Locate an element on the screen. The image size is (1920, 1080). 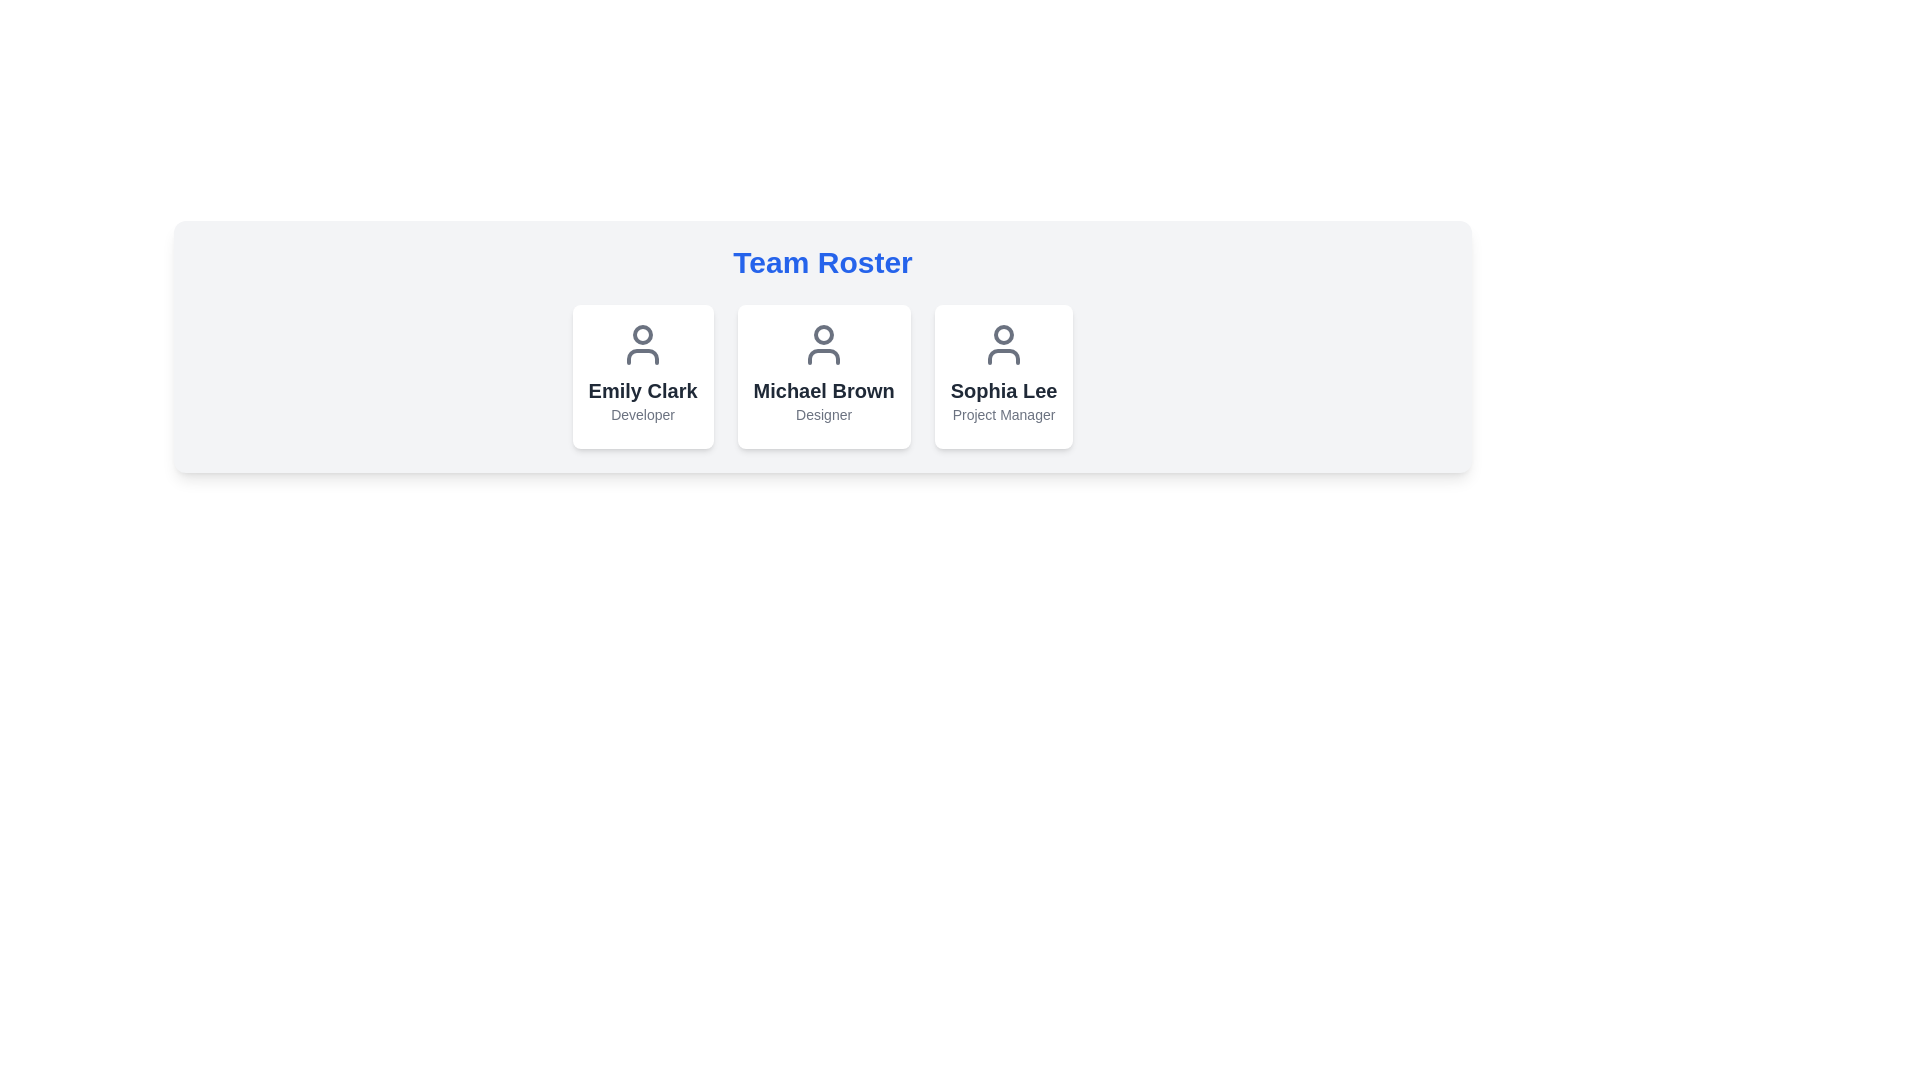
the 'Team Roster' heading, which is a bold, large, blue text element centered within a light gray background is located at coordinates (822, 261).